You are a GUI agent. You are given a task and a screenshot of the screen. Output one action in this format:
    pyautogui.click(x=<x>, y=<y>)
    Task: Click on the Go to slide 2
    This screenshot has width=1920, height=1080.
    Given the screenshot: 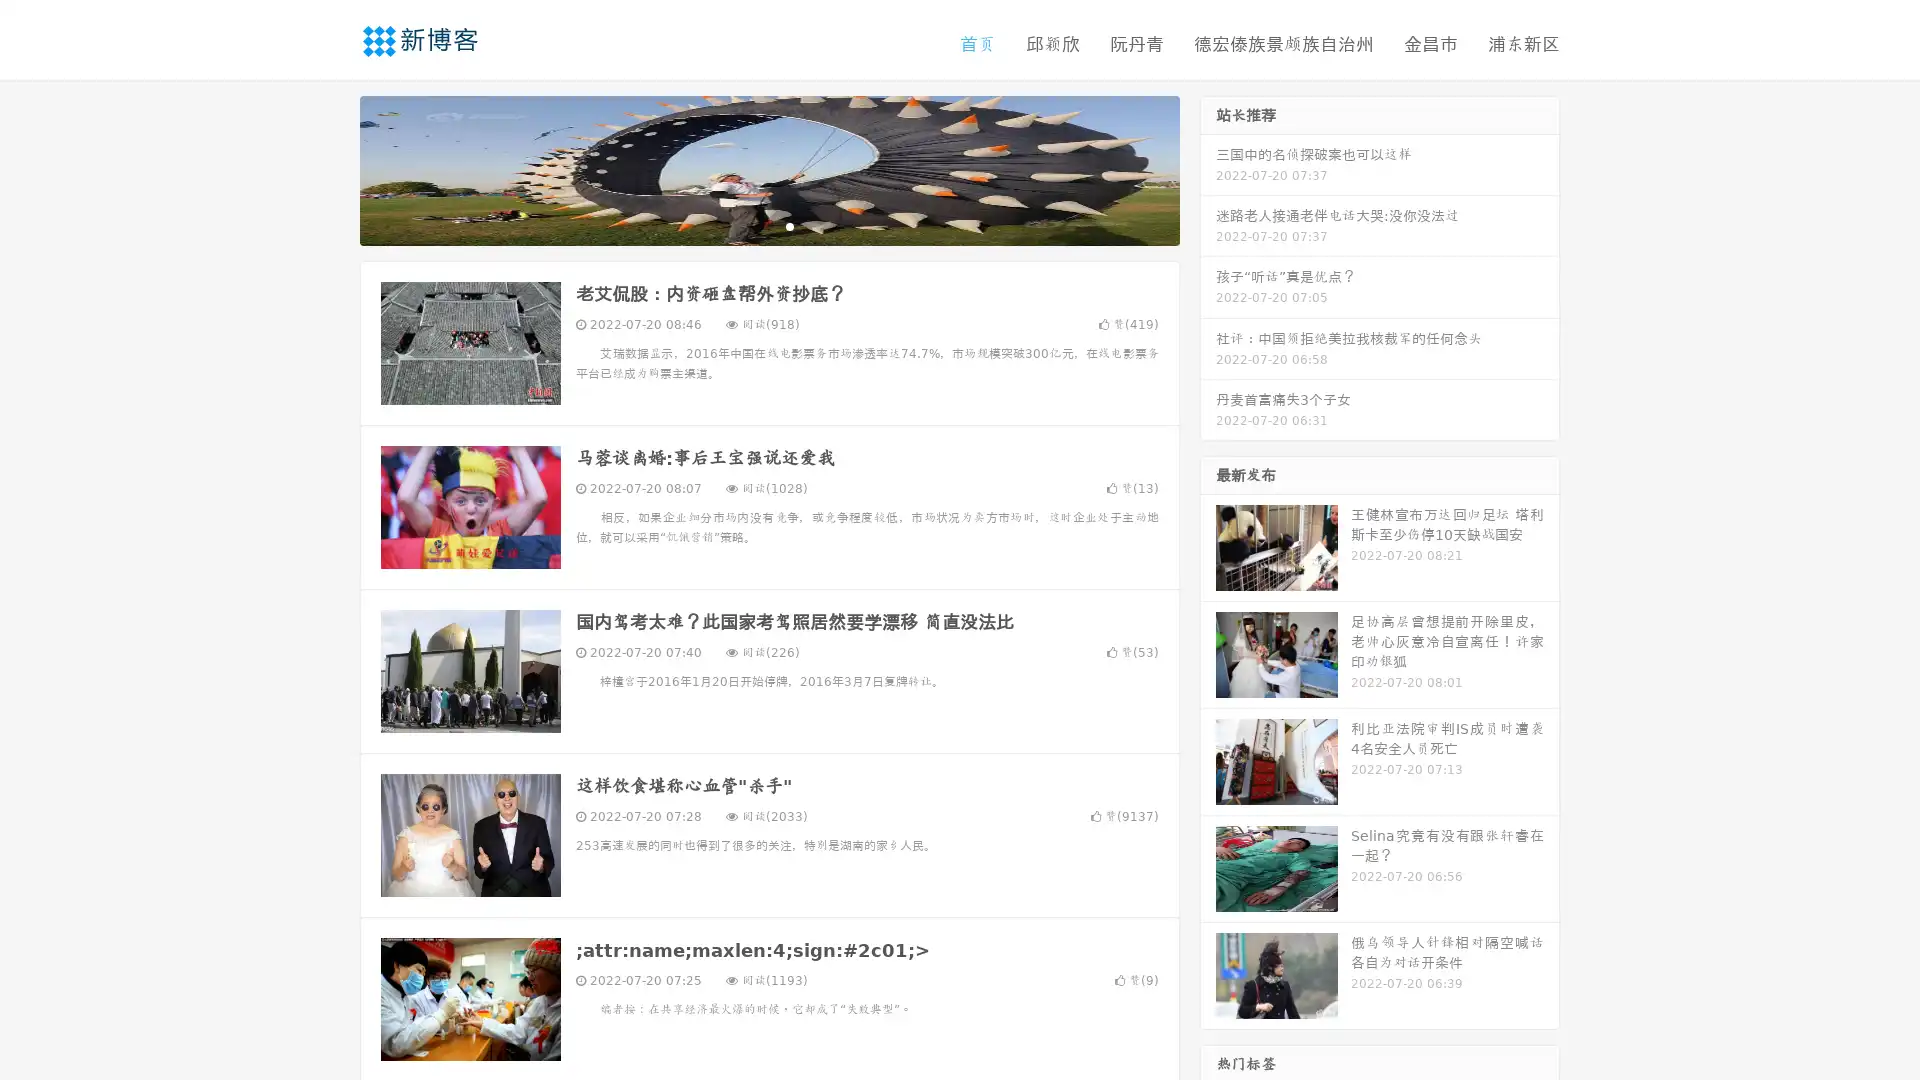 What is the action you would take?
    pyautogui.click(x=768, y=225)
    